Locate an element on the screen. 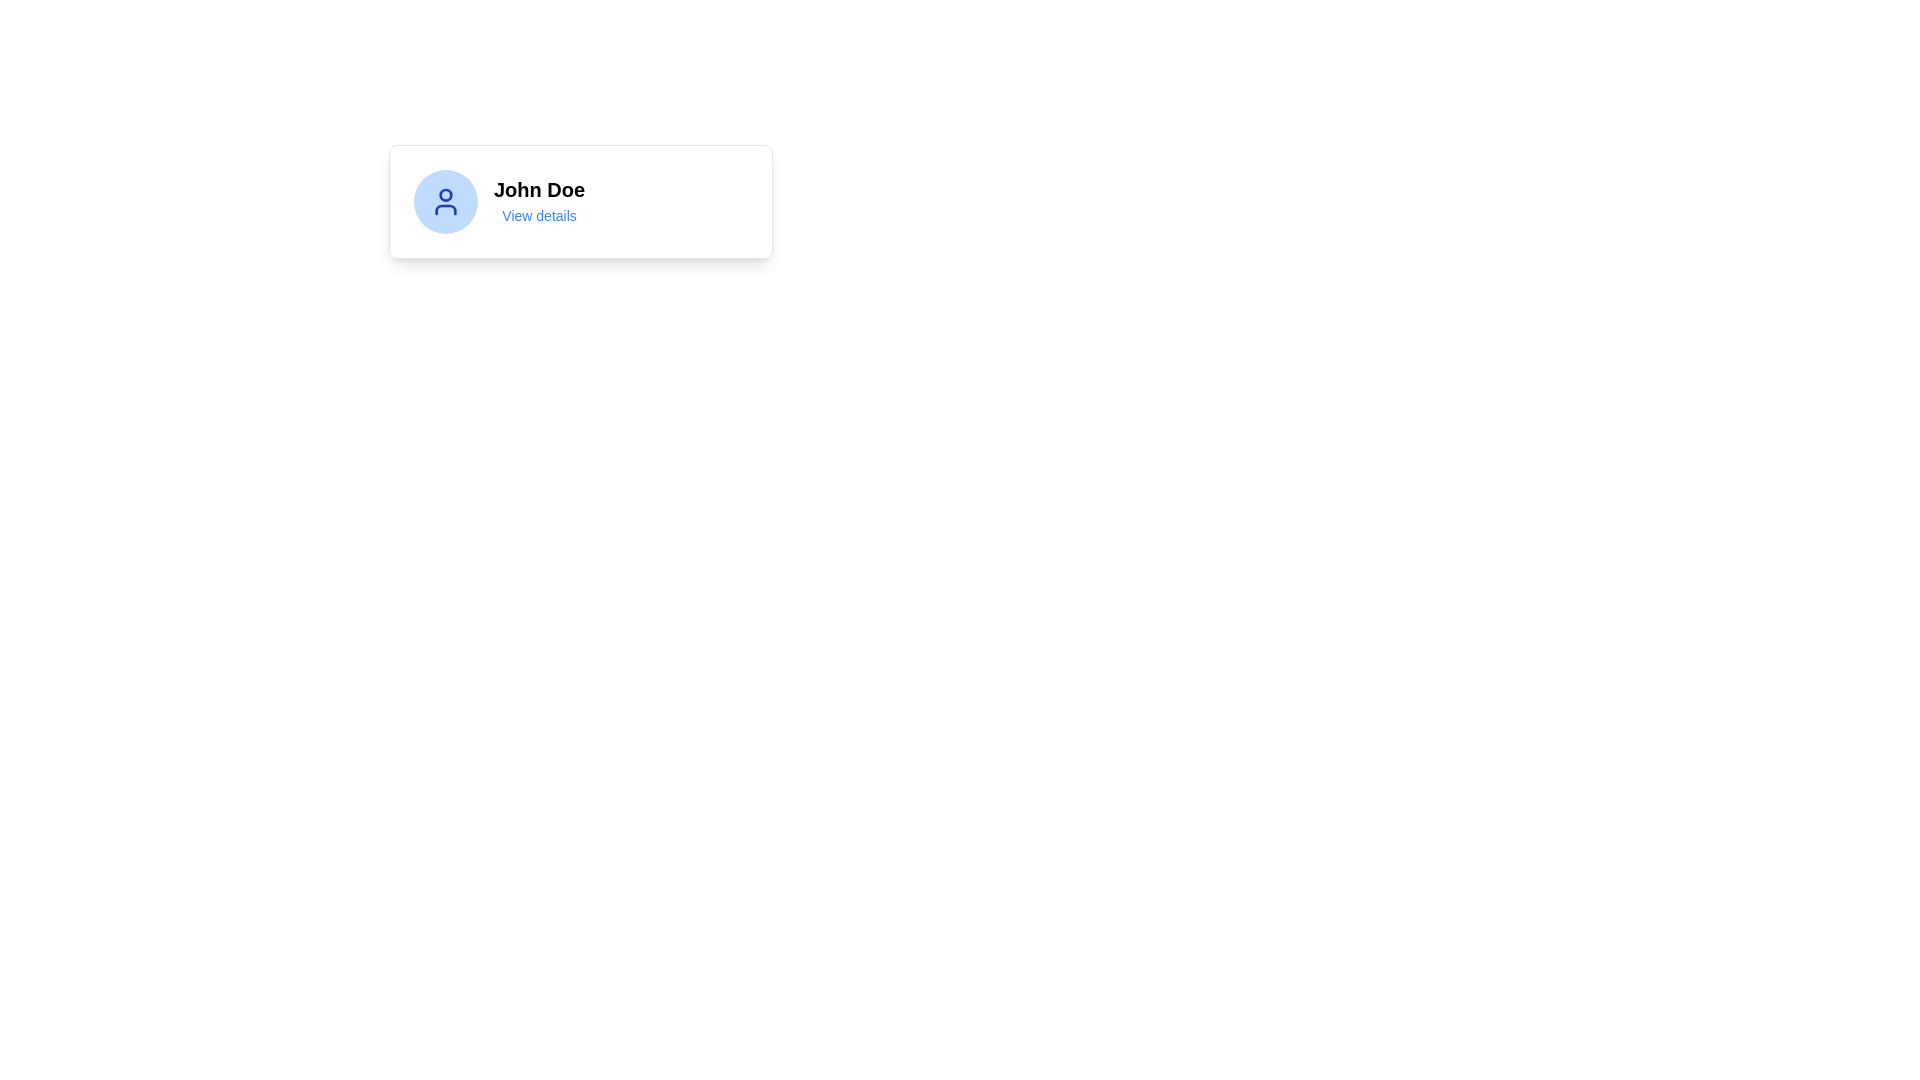 The width and height of the screenshot is (1920, 1080). the small circular SVG shape representing the user's avatar, located to the left of the text 'John Doe' is located at coordinates (445, 195).